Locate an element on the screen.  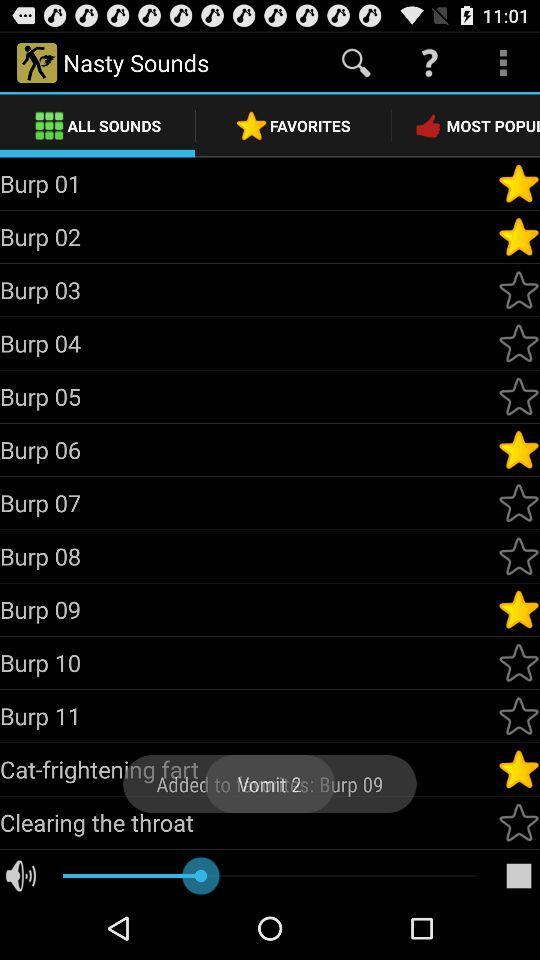
favorite is located at coordinates (518, 768).